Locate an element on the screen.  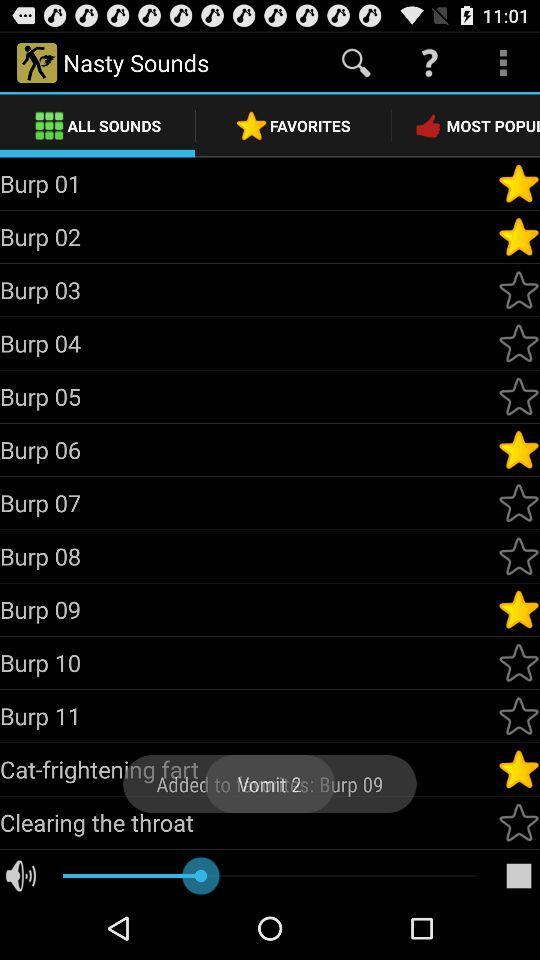
favorite is located at coordinates (518, 768).